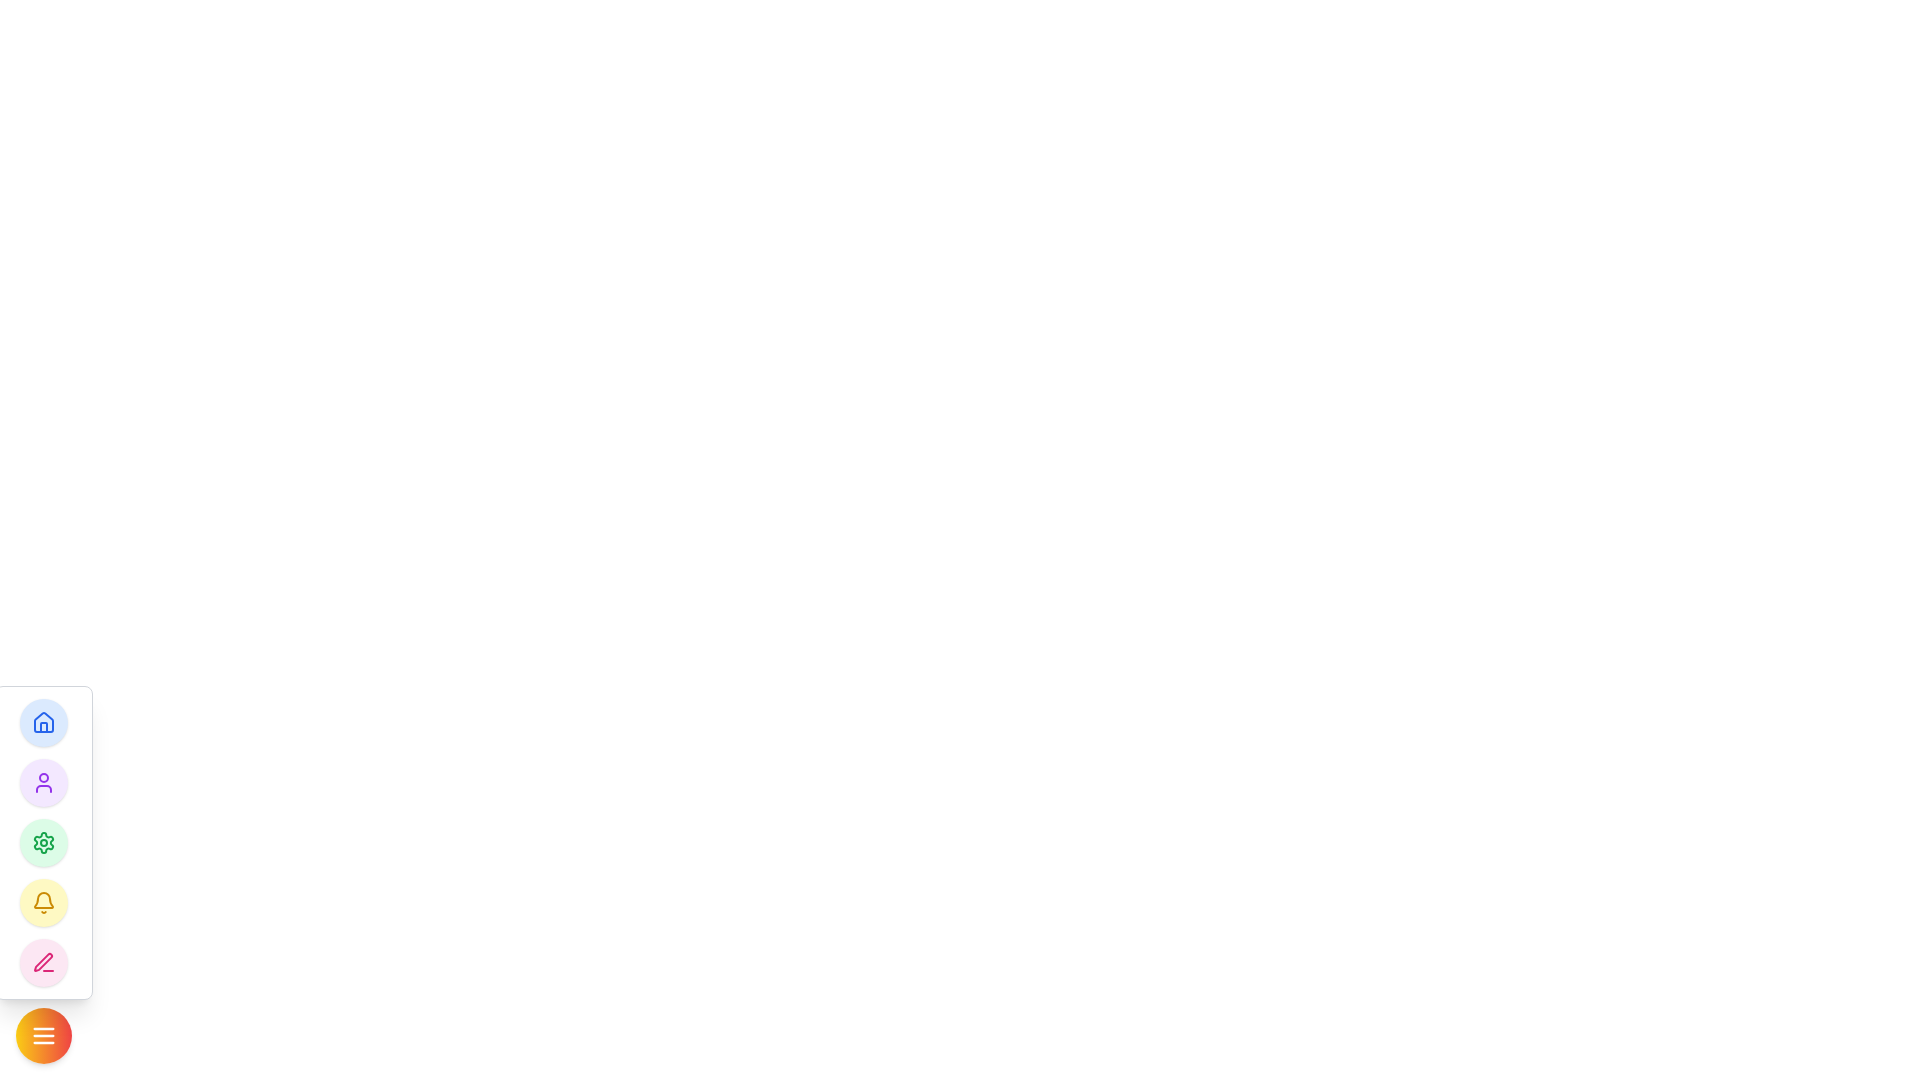 The height and width of the screenshot is (1080, 1920). I want to click on the topmost blue circular button with a house icon located in the vertical menu on the left side, so click(43, 722).